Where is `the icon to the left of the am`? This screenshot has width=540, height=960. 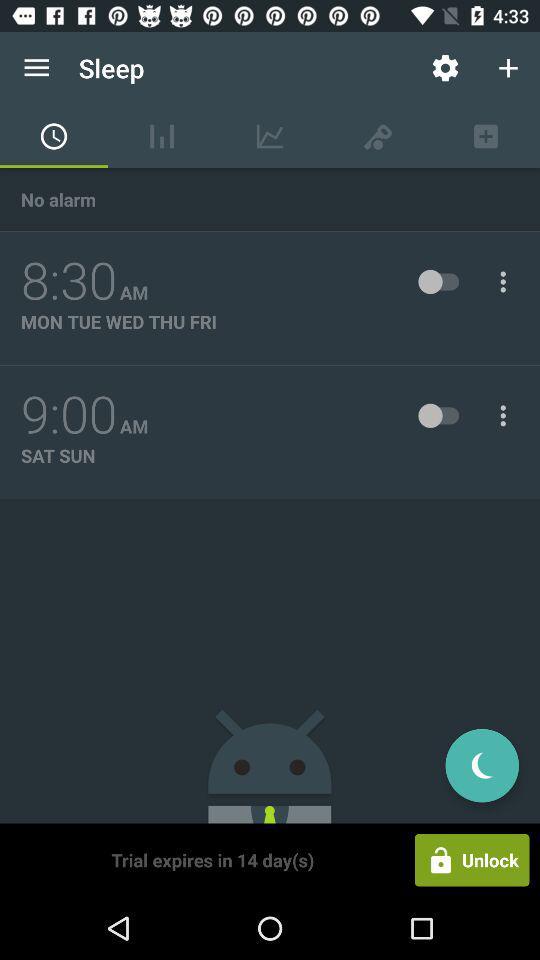 the icon to the left of the am is located at coordinates (68, 414).